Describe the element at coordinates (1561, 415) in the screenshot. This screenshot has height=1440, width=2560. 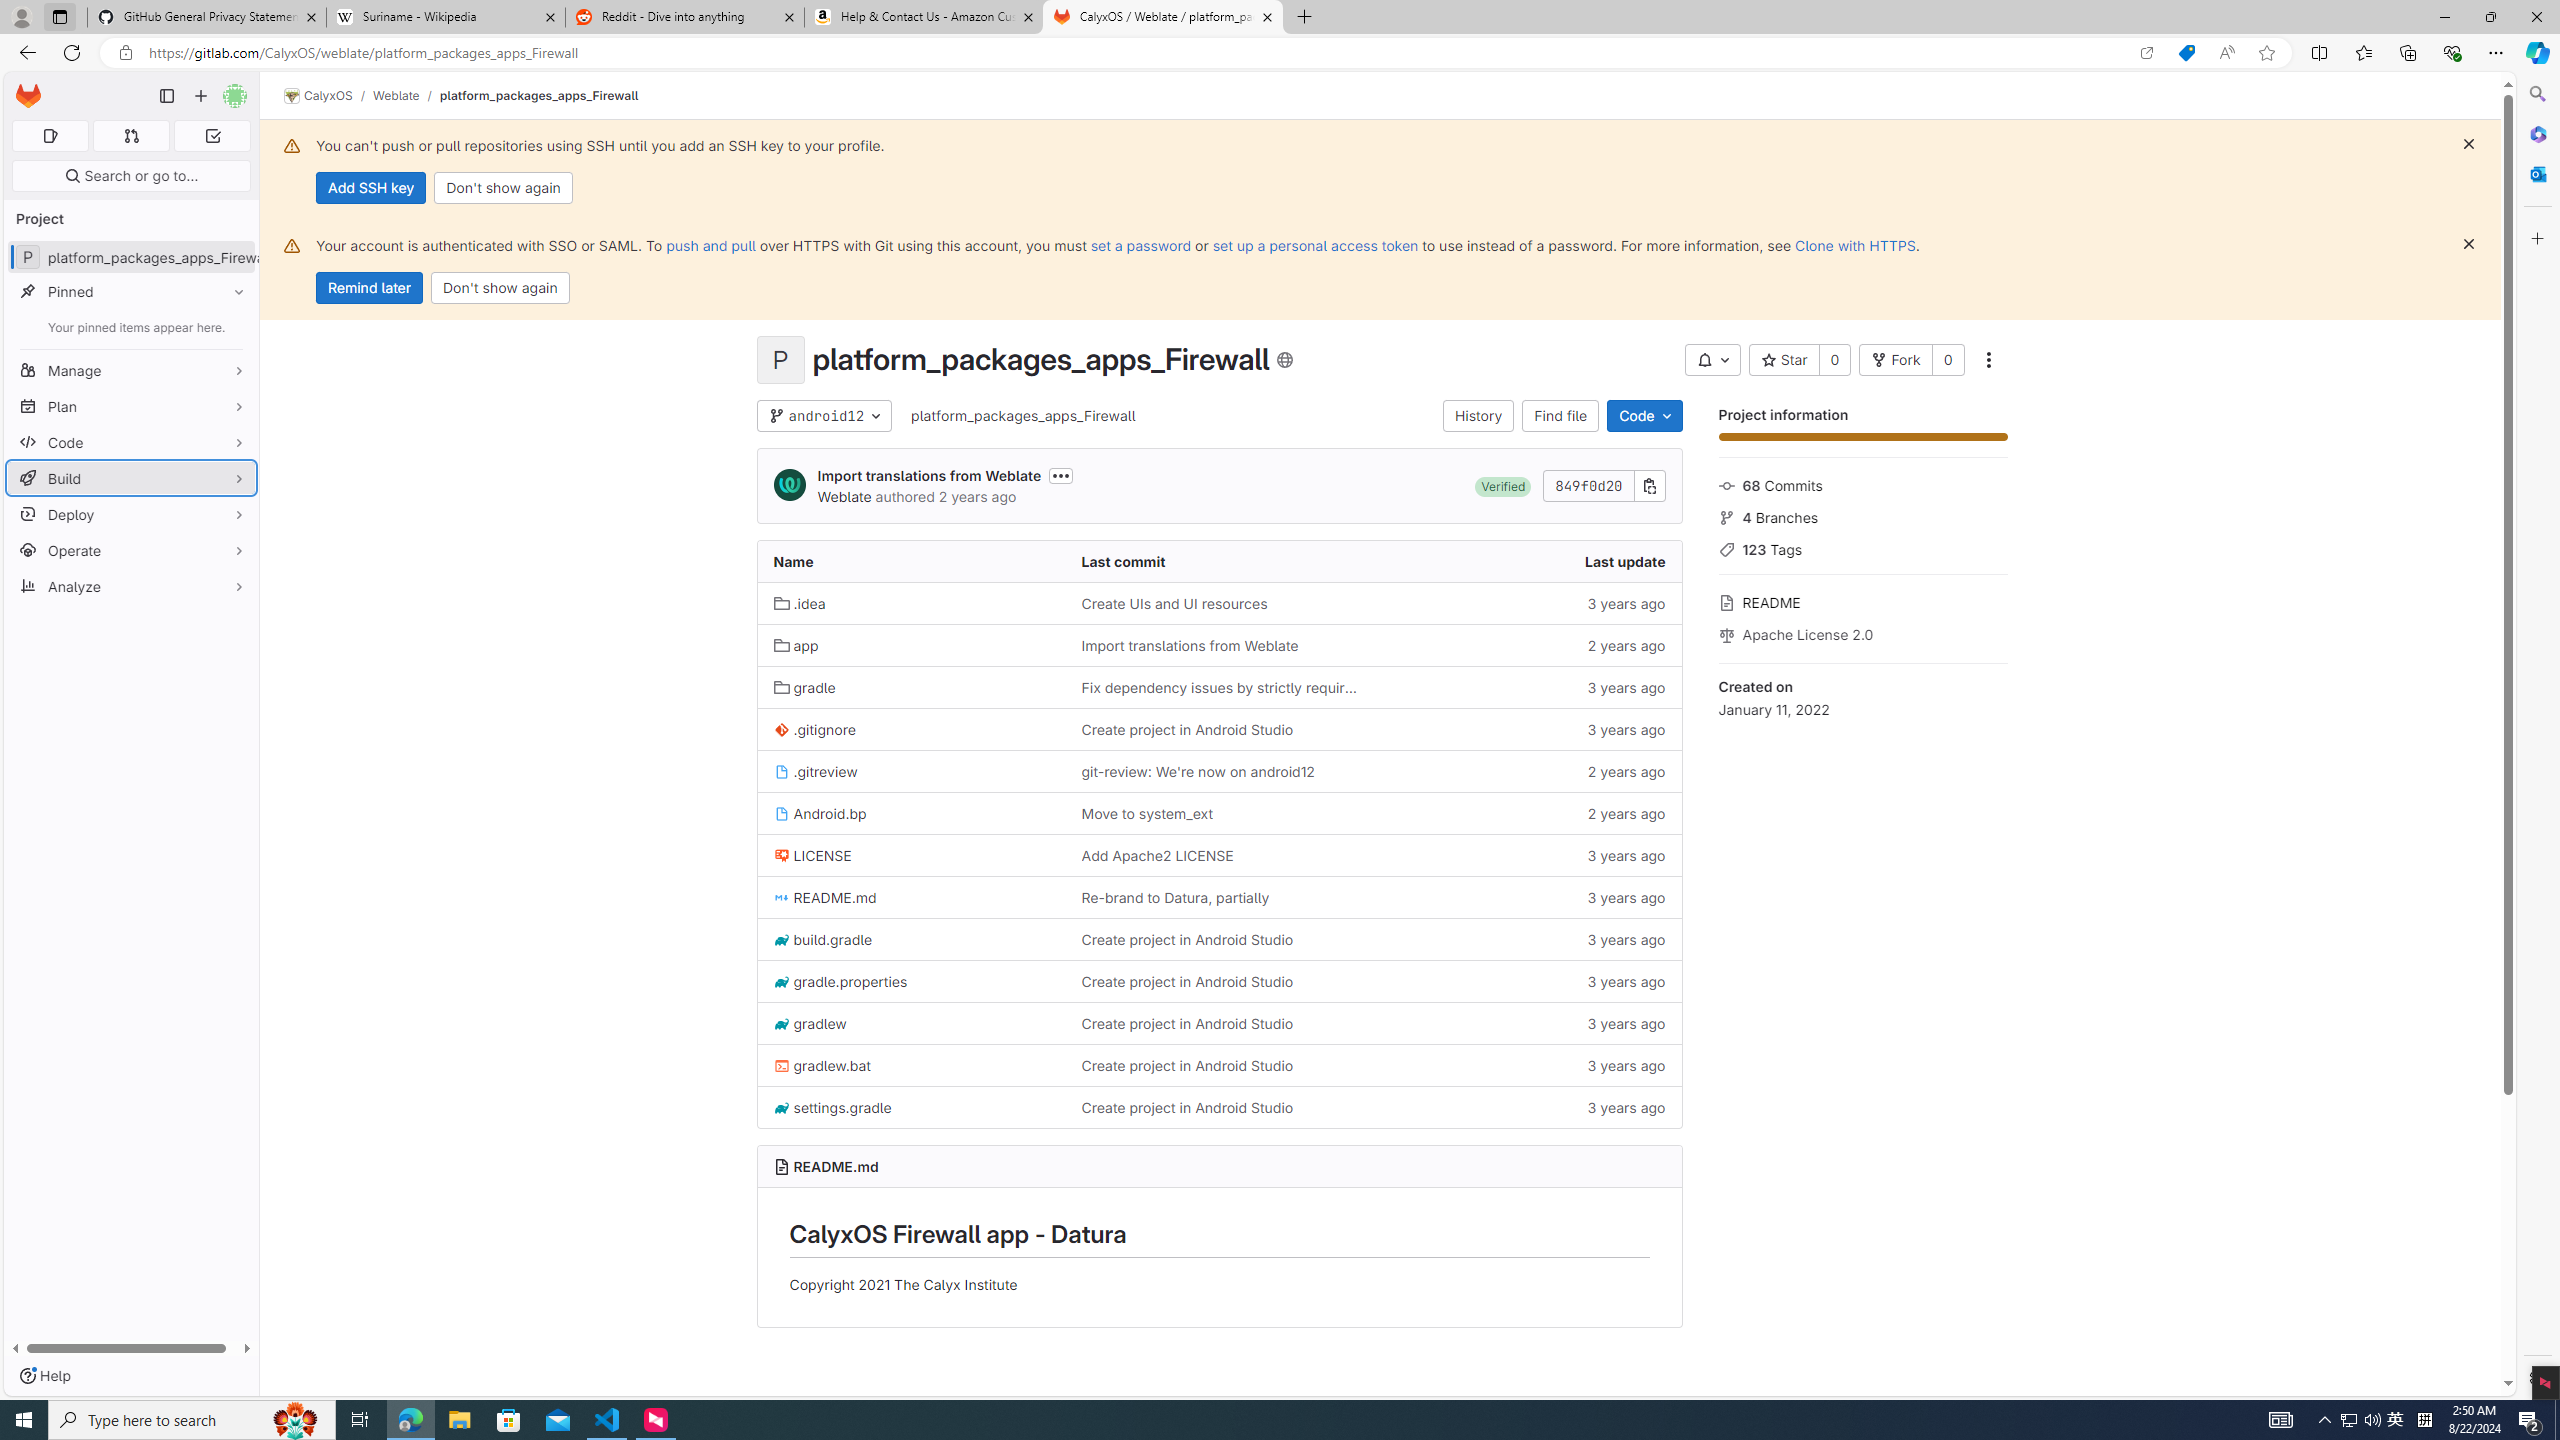
I see `'Find file'` at that location.